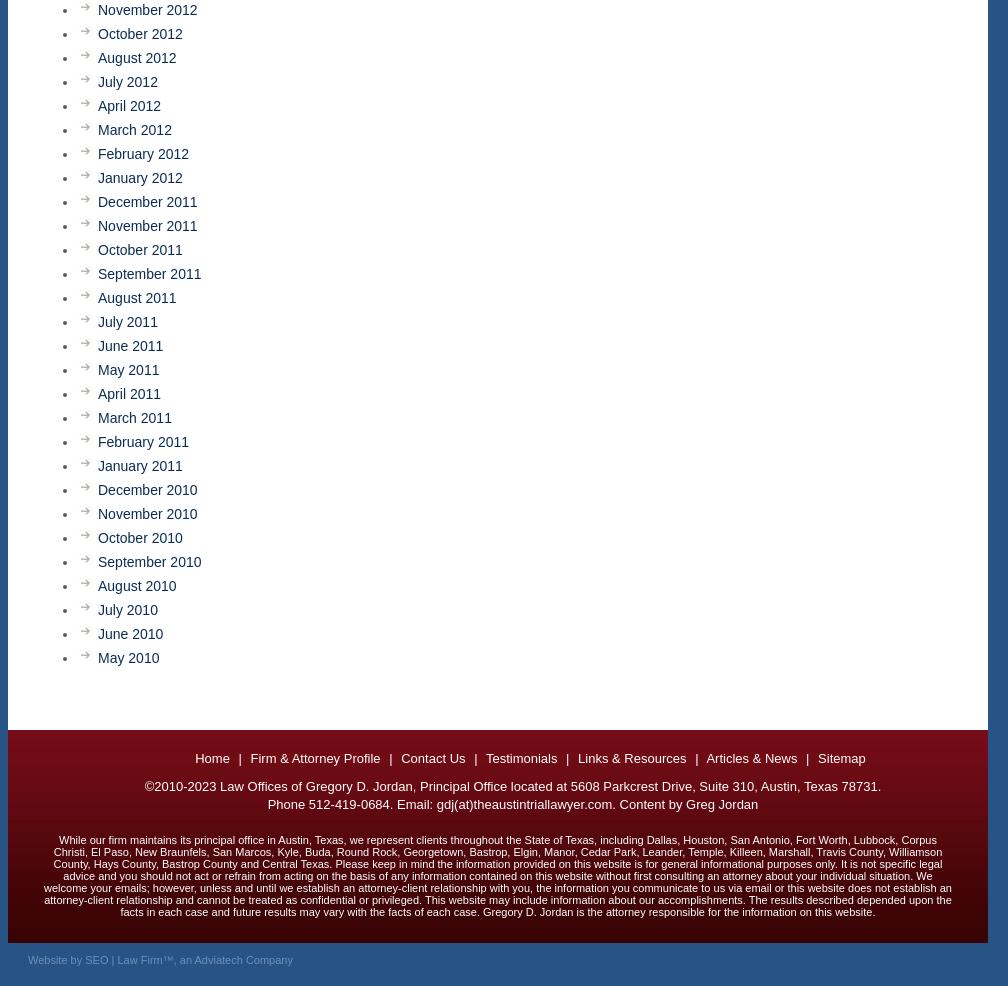 The image size is (1008, 986). Describe the element at coordinates (195, 758) in the screenshot. I see `'Home'` at that location.